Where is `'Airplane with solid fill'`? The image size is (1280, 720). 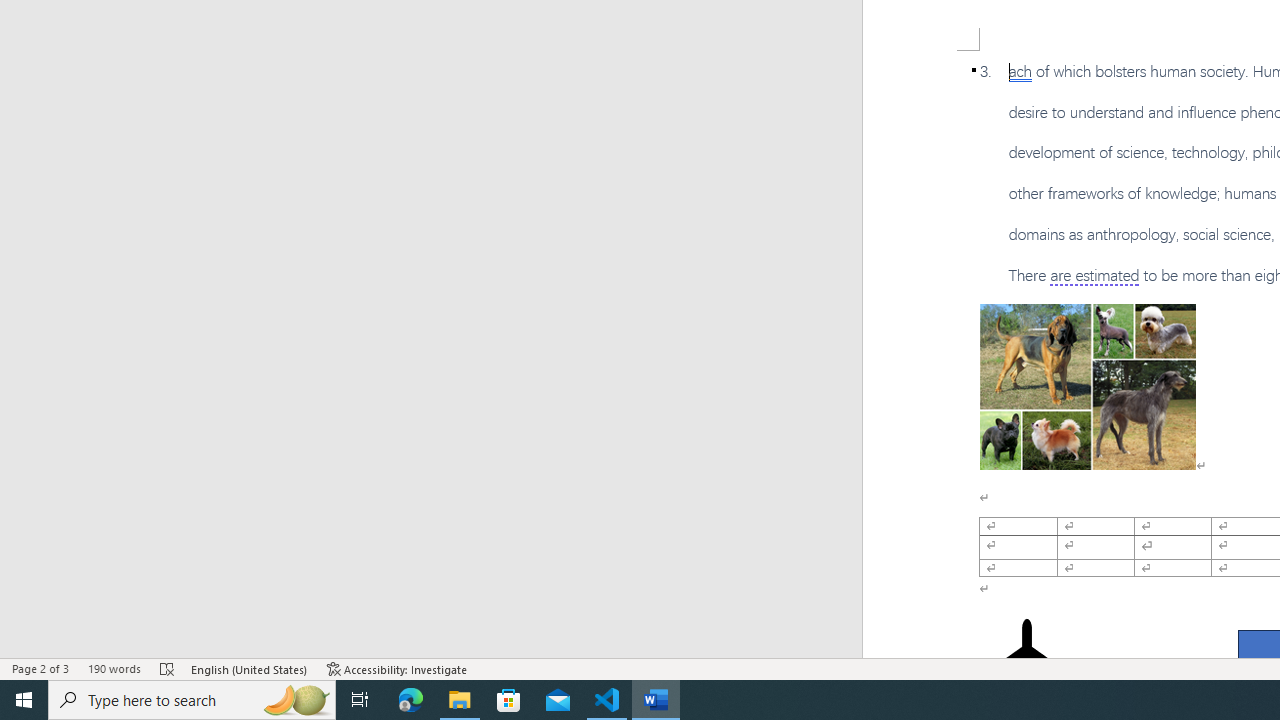
'Airplane with solid fill' is located at coordinates (1027, 658).